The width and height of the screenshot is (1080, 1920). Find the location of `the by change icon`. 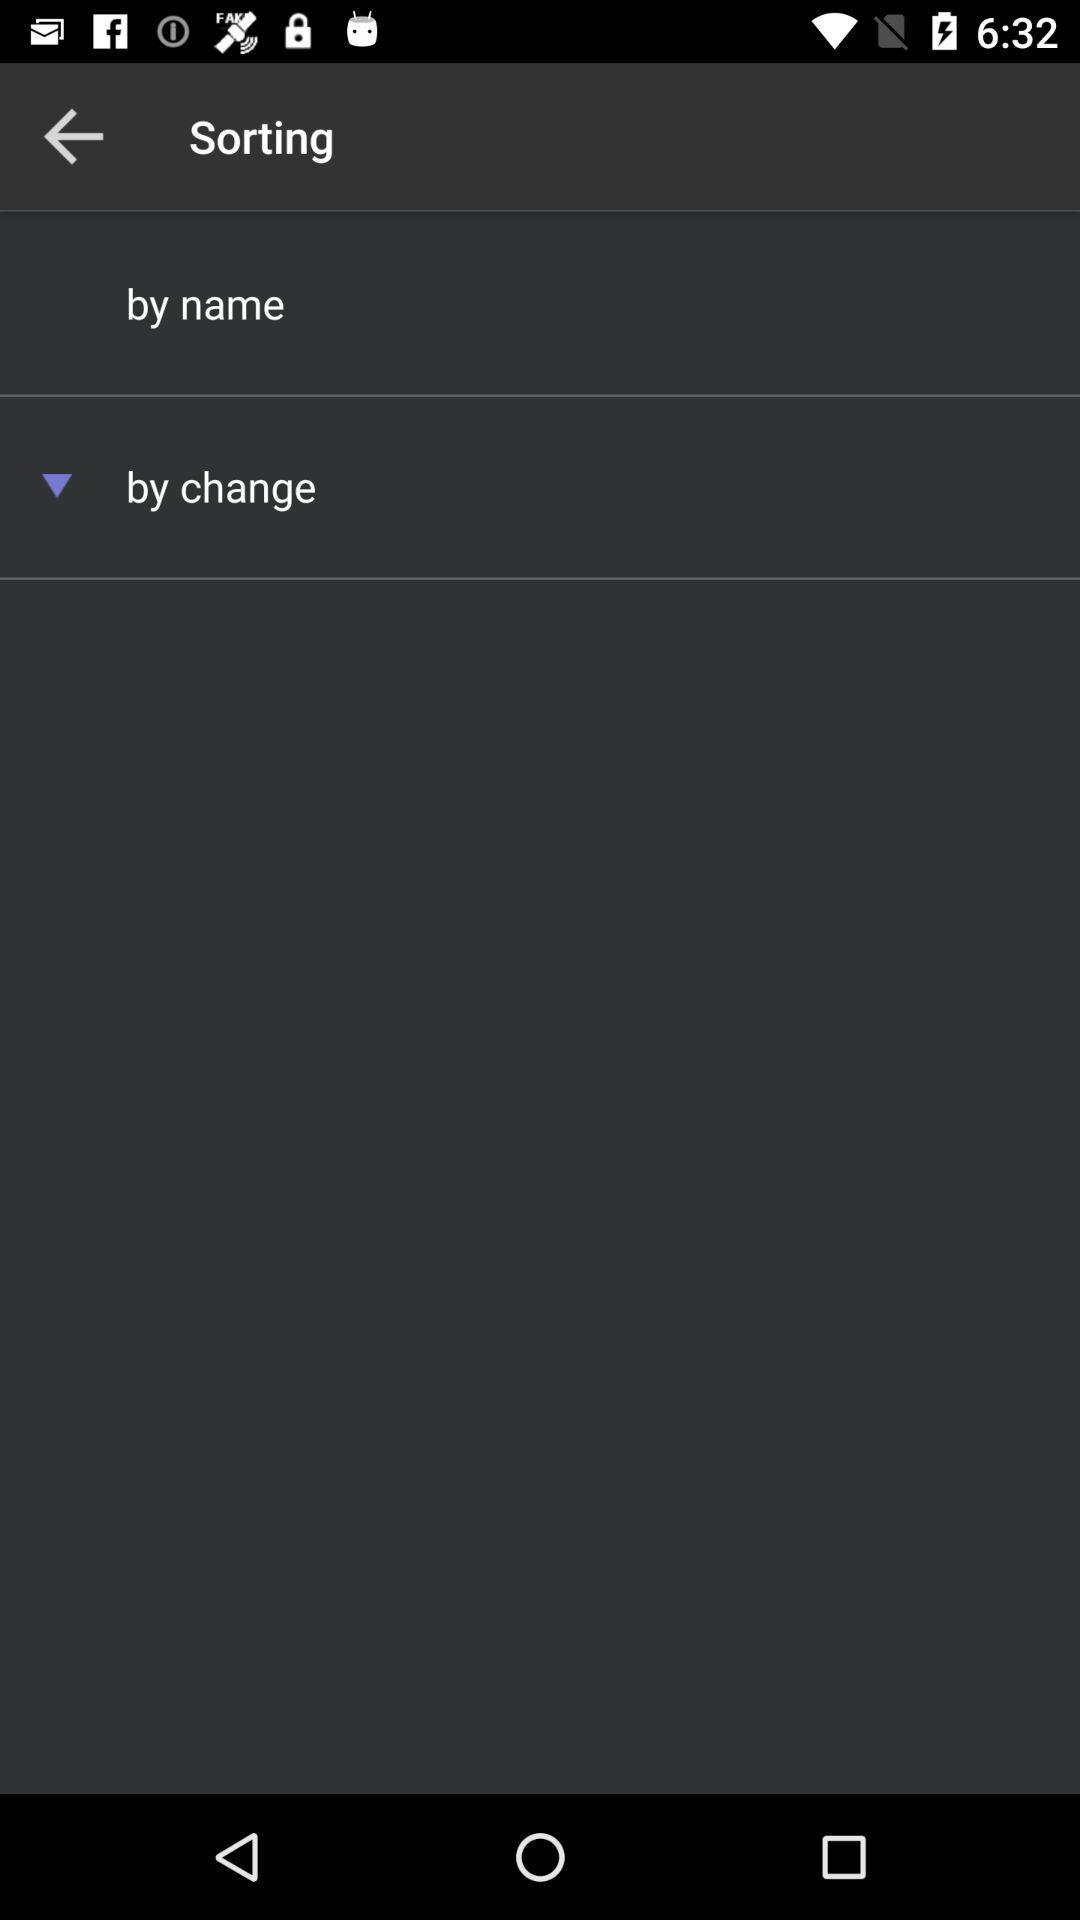

the by change icon is located at coordinates (540, 485).